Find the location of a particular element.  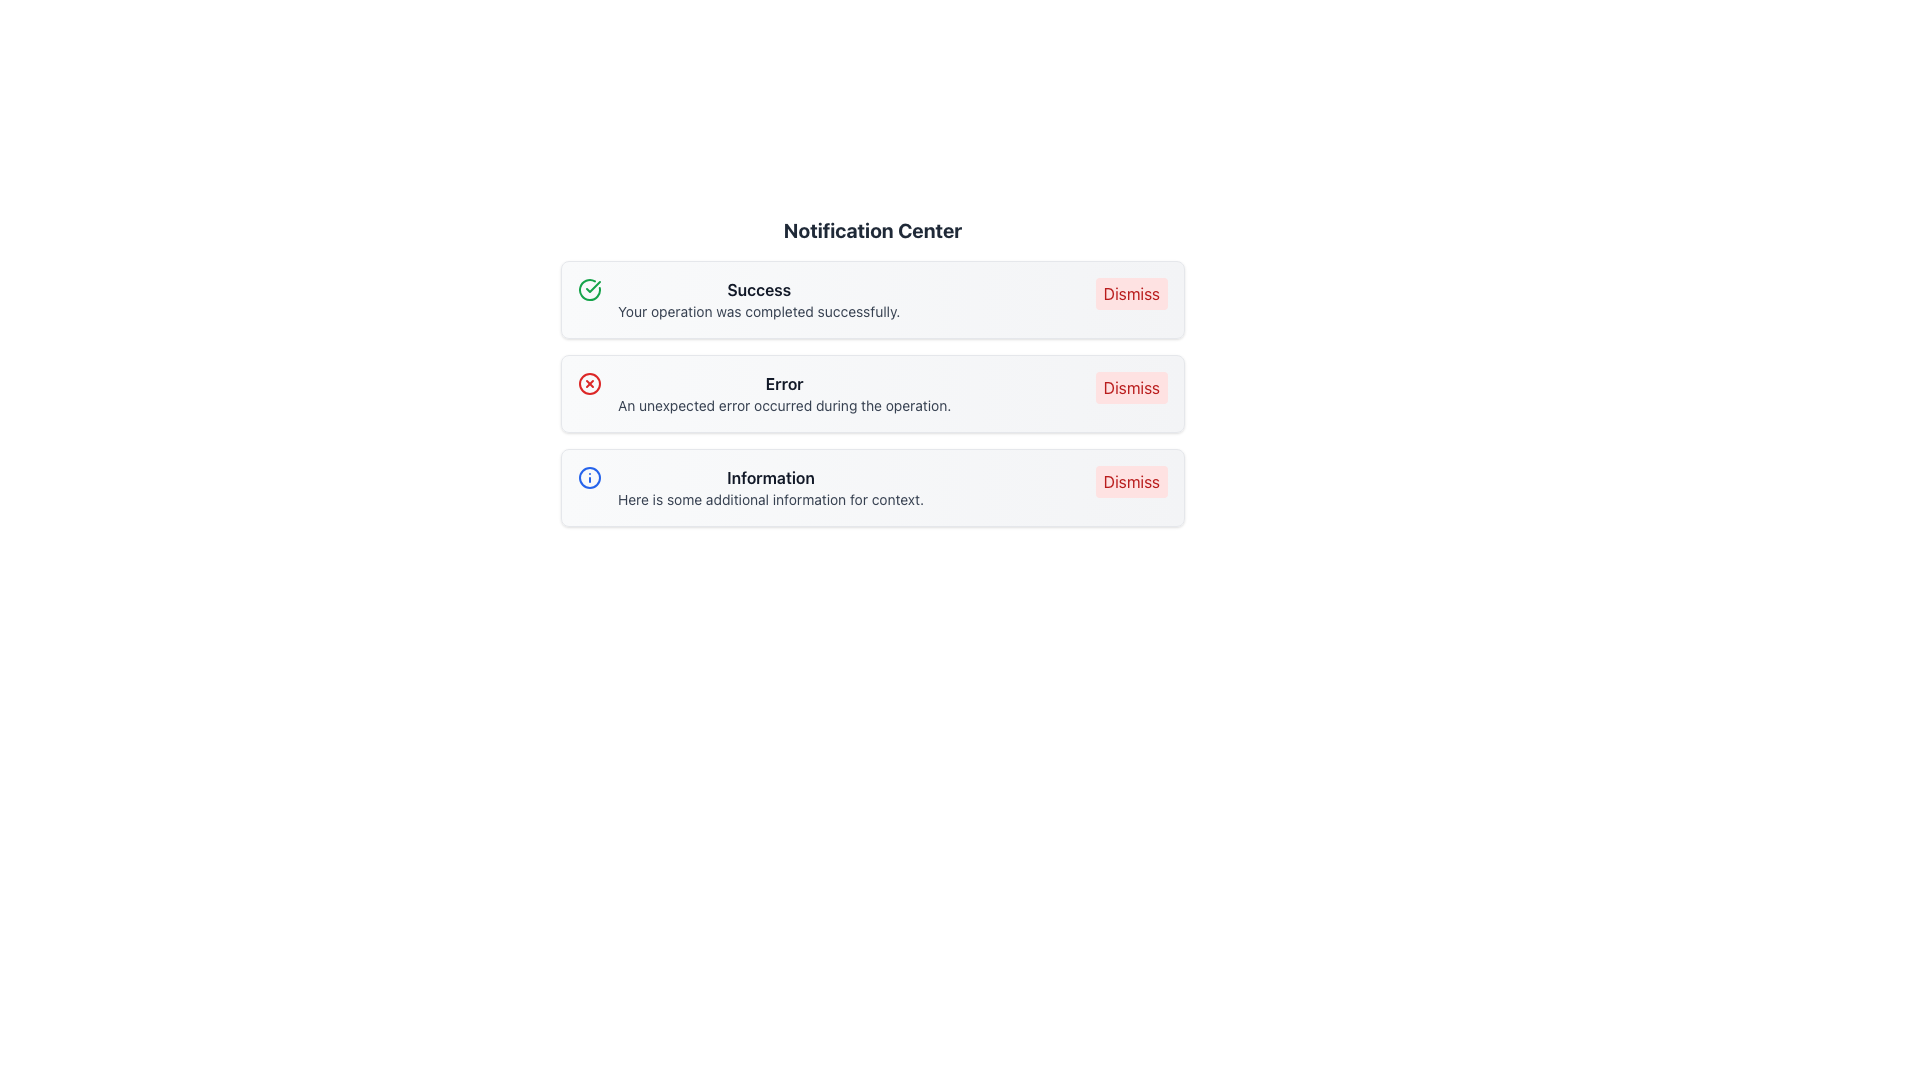

title text of the 'Information' notification card, which is positioned at the top of the card above the description text is located at coordinates (770, 478).